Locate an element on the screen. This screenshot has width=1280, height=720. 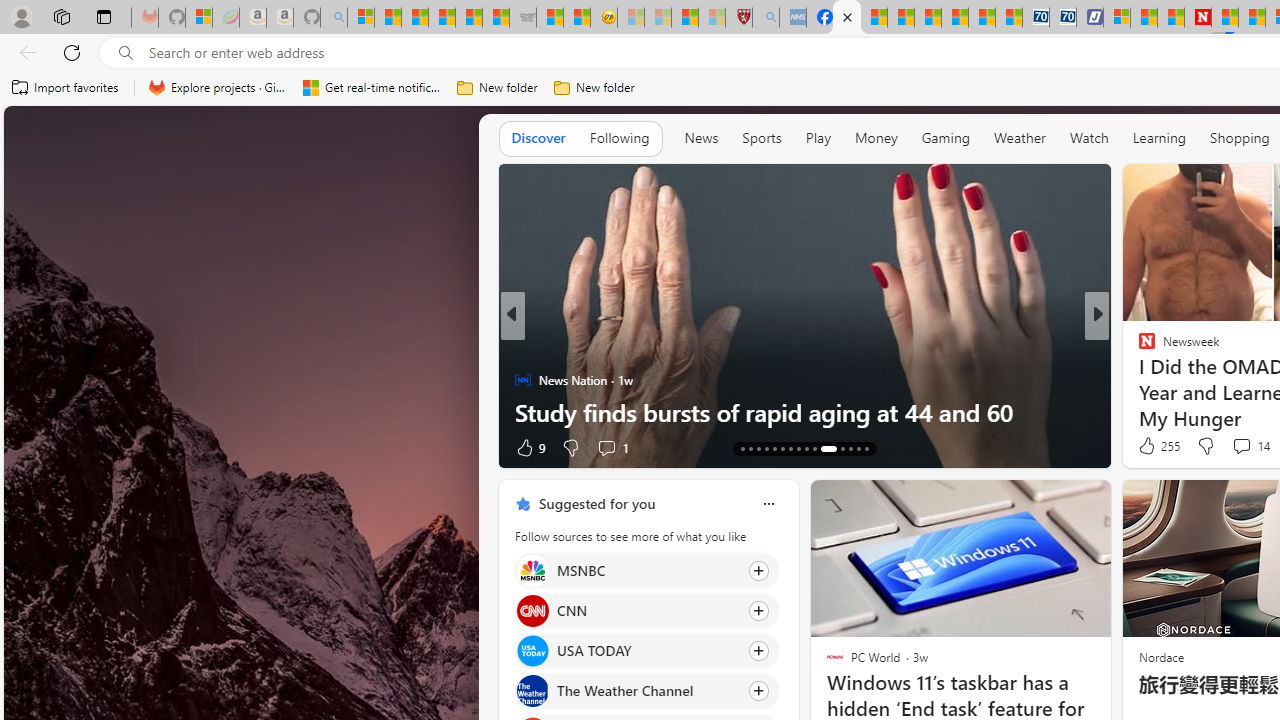
'255 Like' is located at coordinates (1157, 445).